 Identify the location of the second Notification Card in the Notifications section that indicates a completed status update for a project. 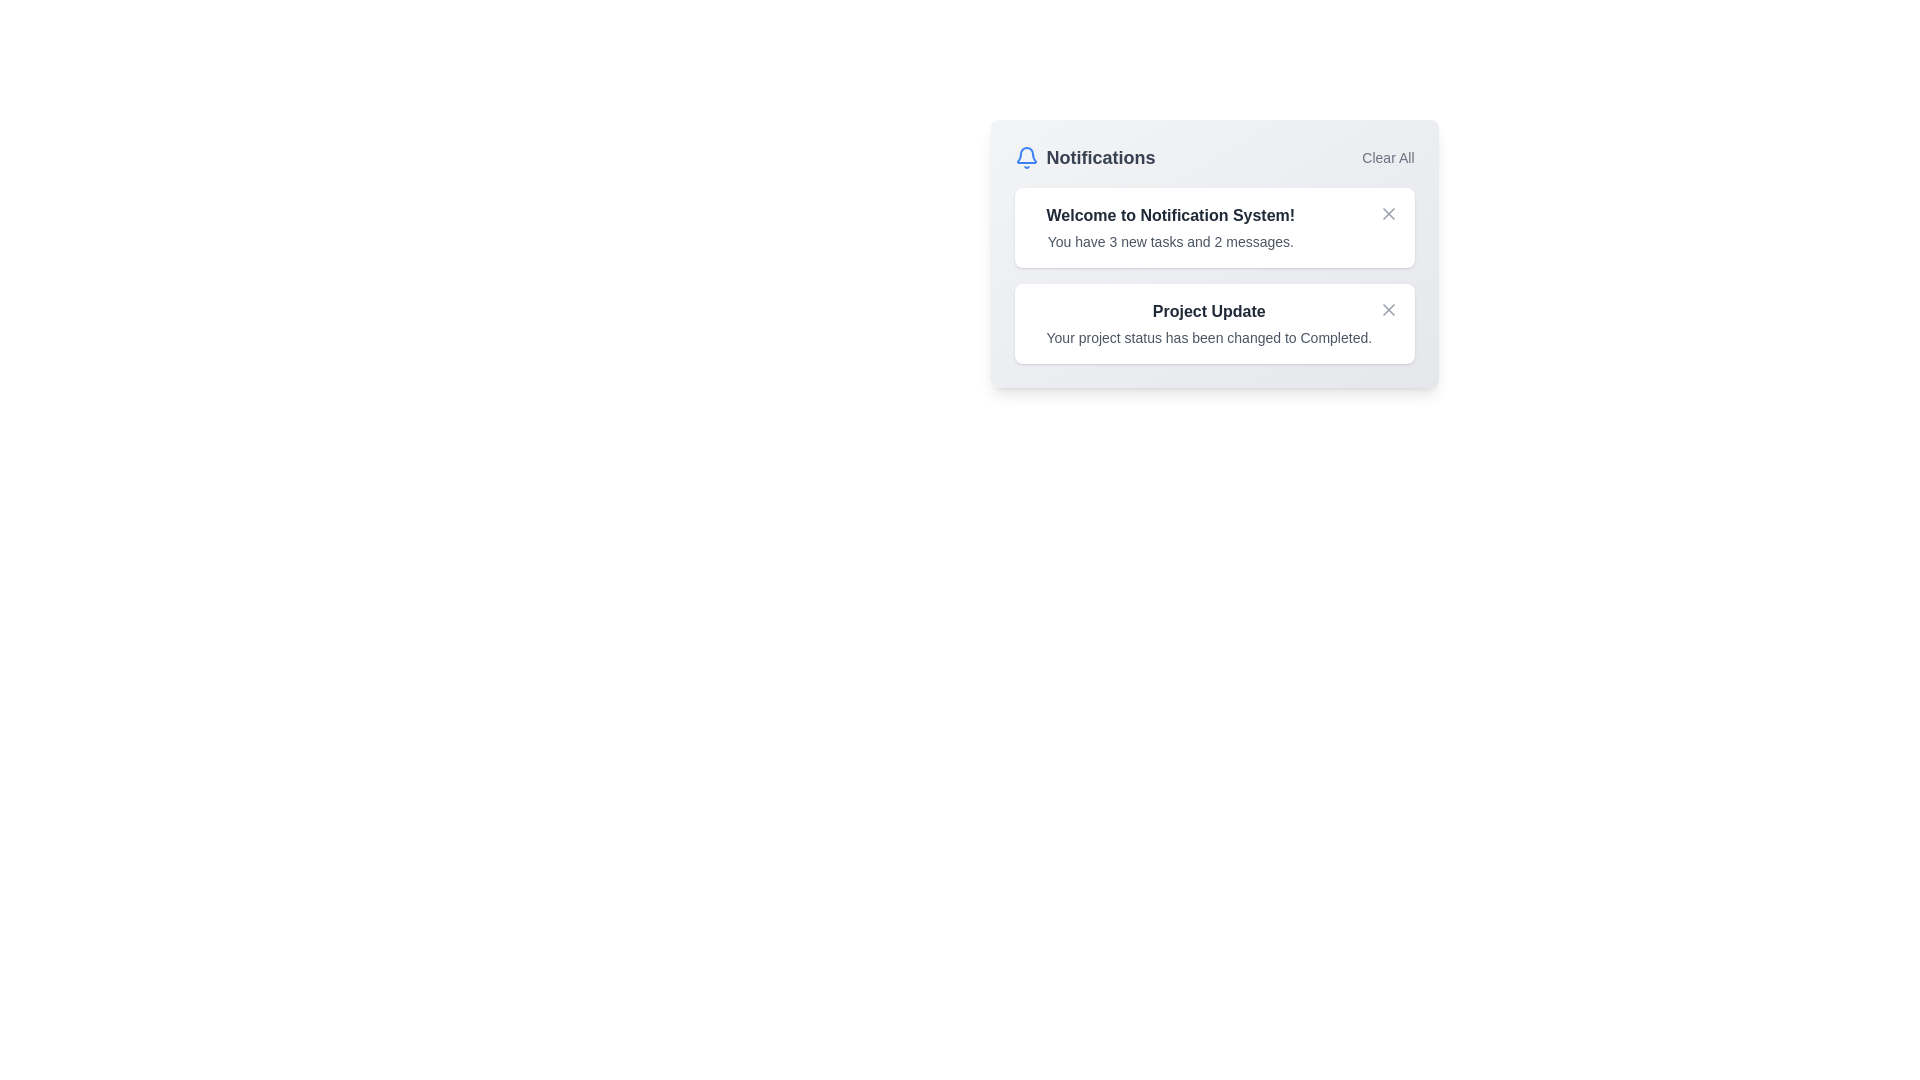
(1213, 323).